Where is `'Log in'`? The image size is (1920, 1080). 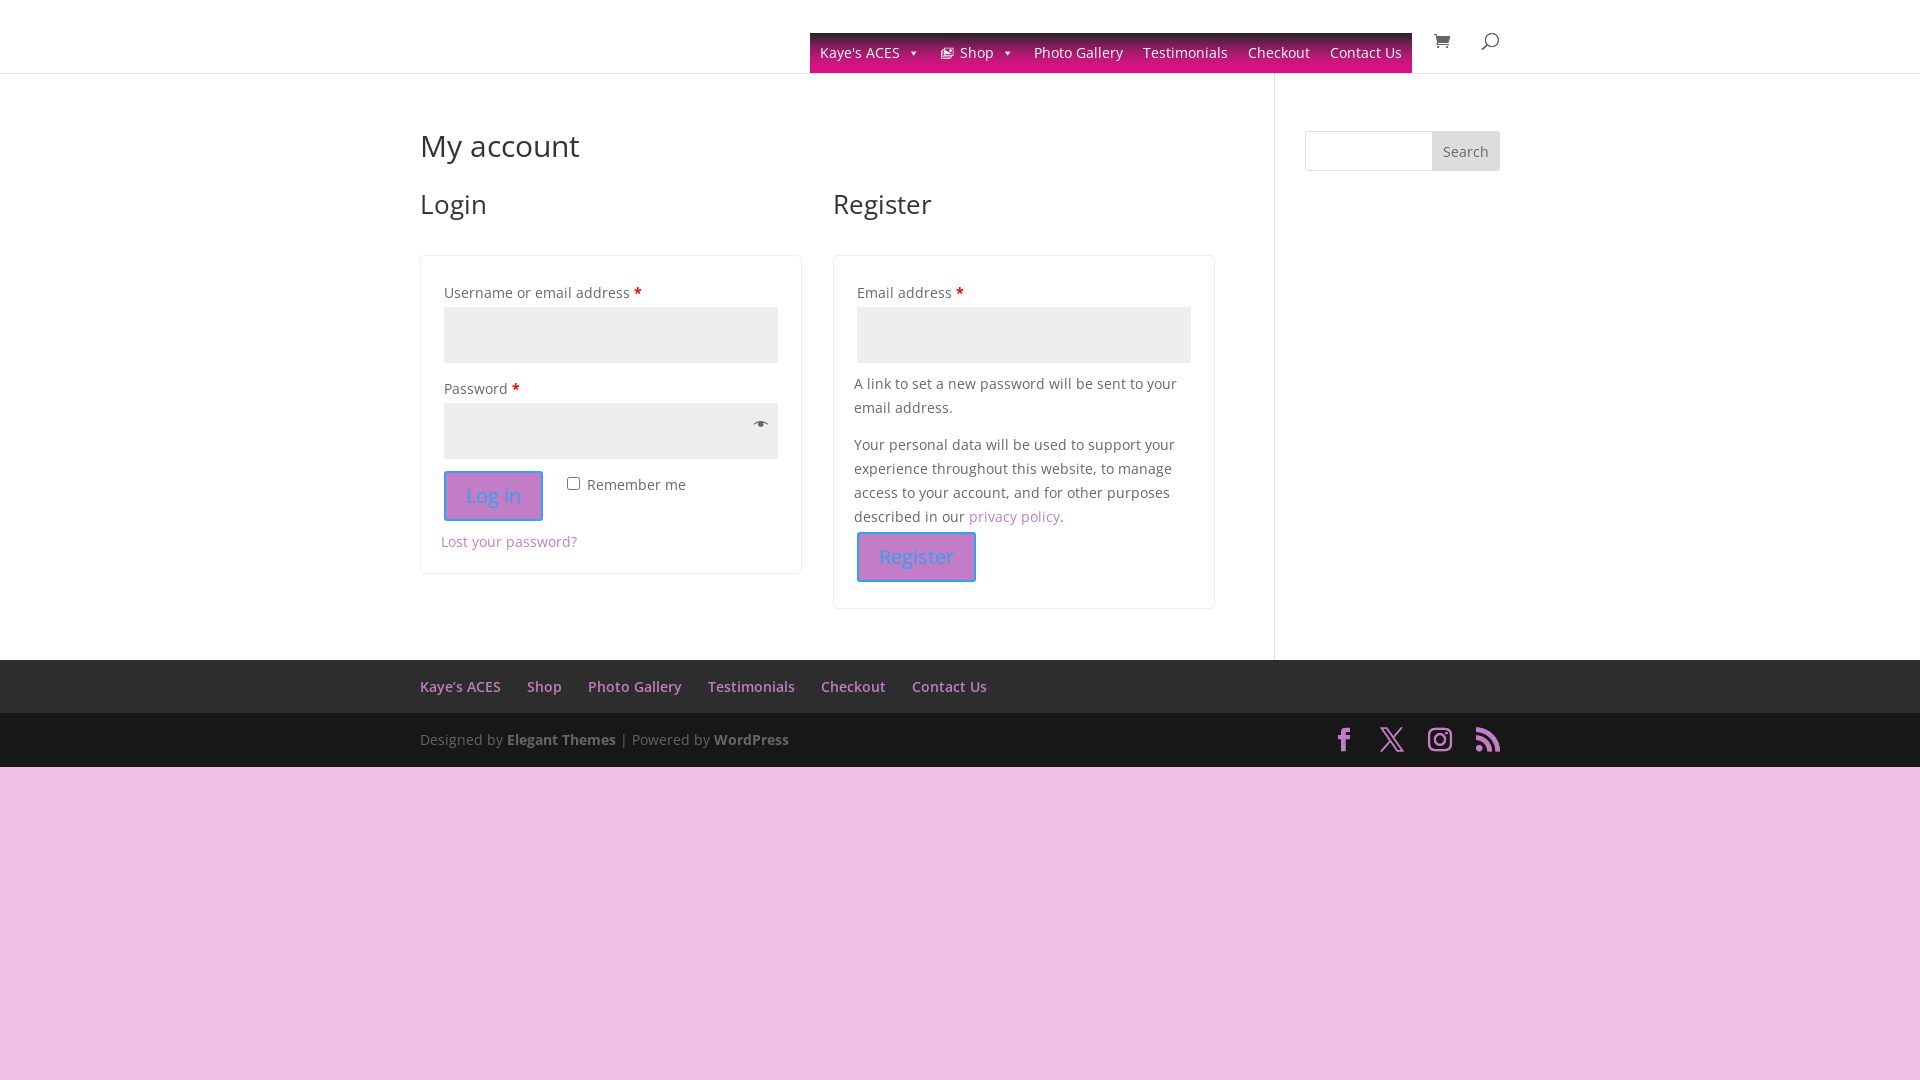
'Log in' is located at coordinates (493, 495).